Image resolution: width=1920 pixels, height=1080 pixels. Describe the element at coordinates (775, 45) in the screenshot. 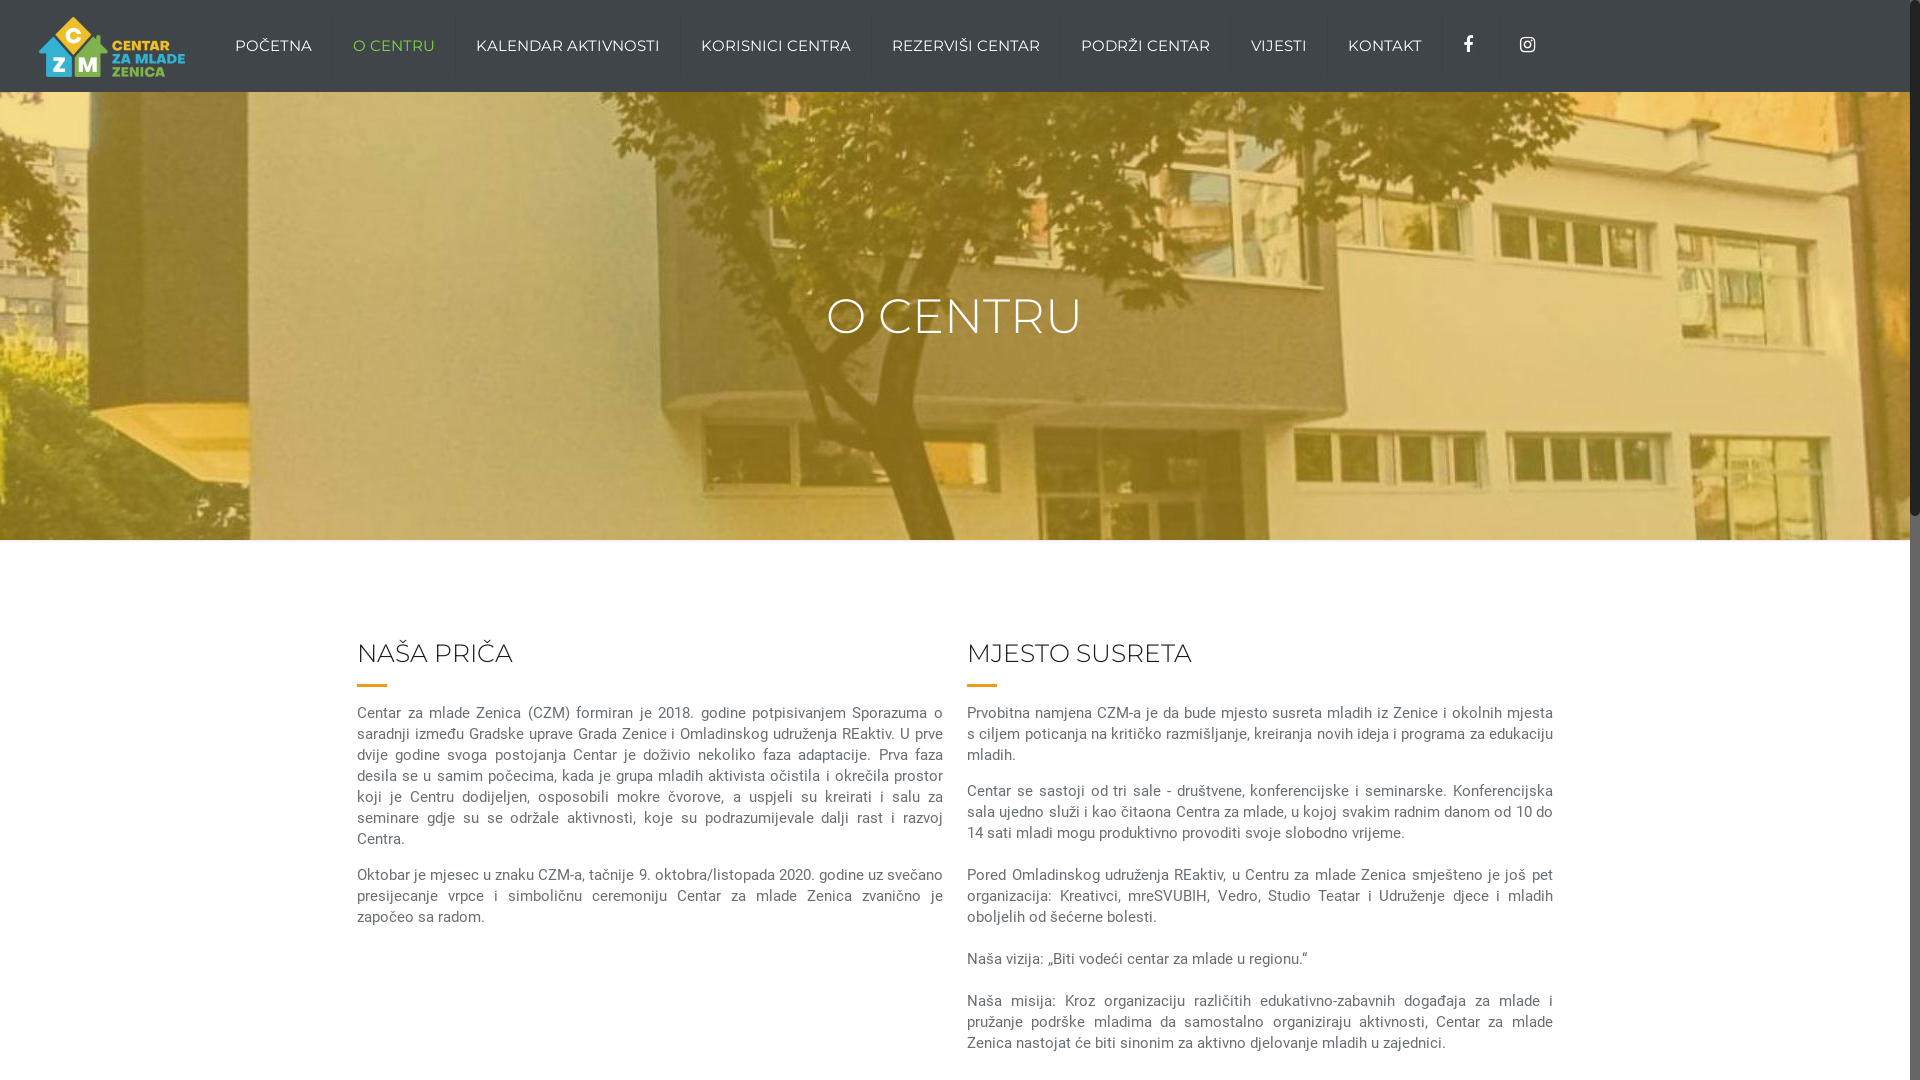

I see `'KORISNICI CENTRA'` at that location.